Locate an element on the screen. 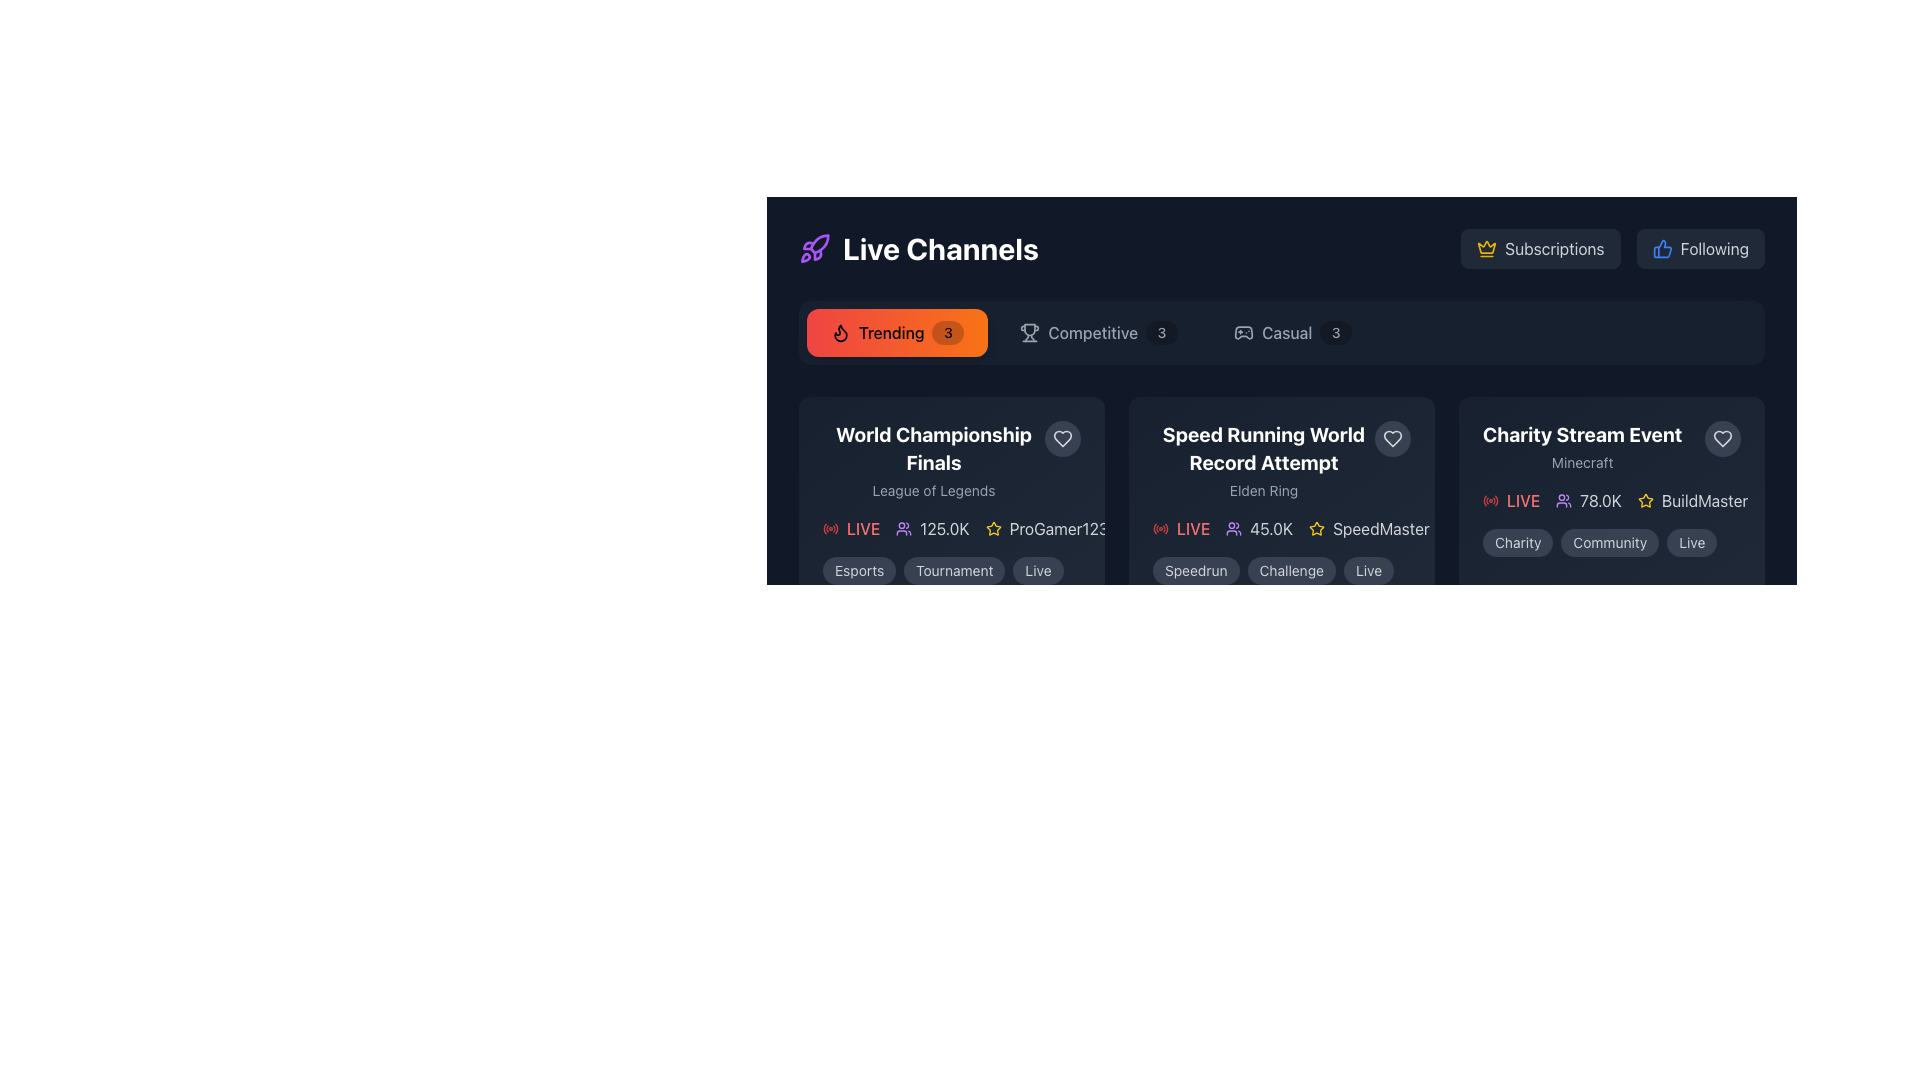 The width and height of the screenshot is (1920, 1080). the 'Trending' SVG icon located near the left side of the 'Trending' button in the header of the interface is located at coordinates (840, 331).